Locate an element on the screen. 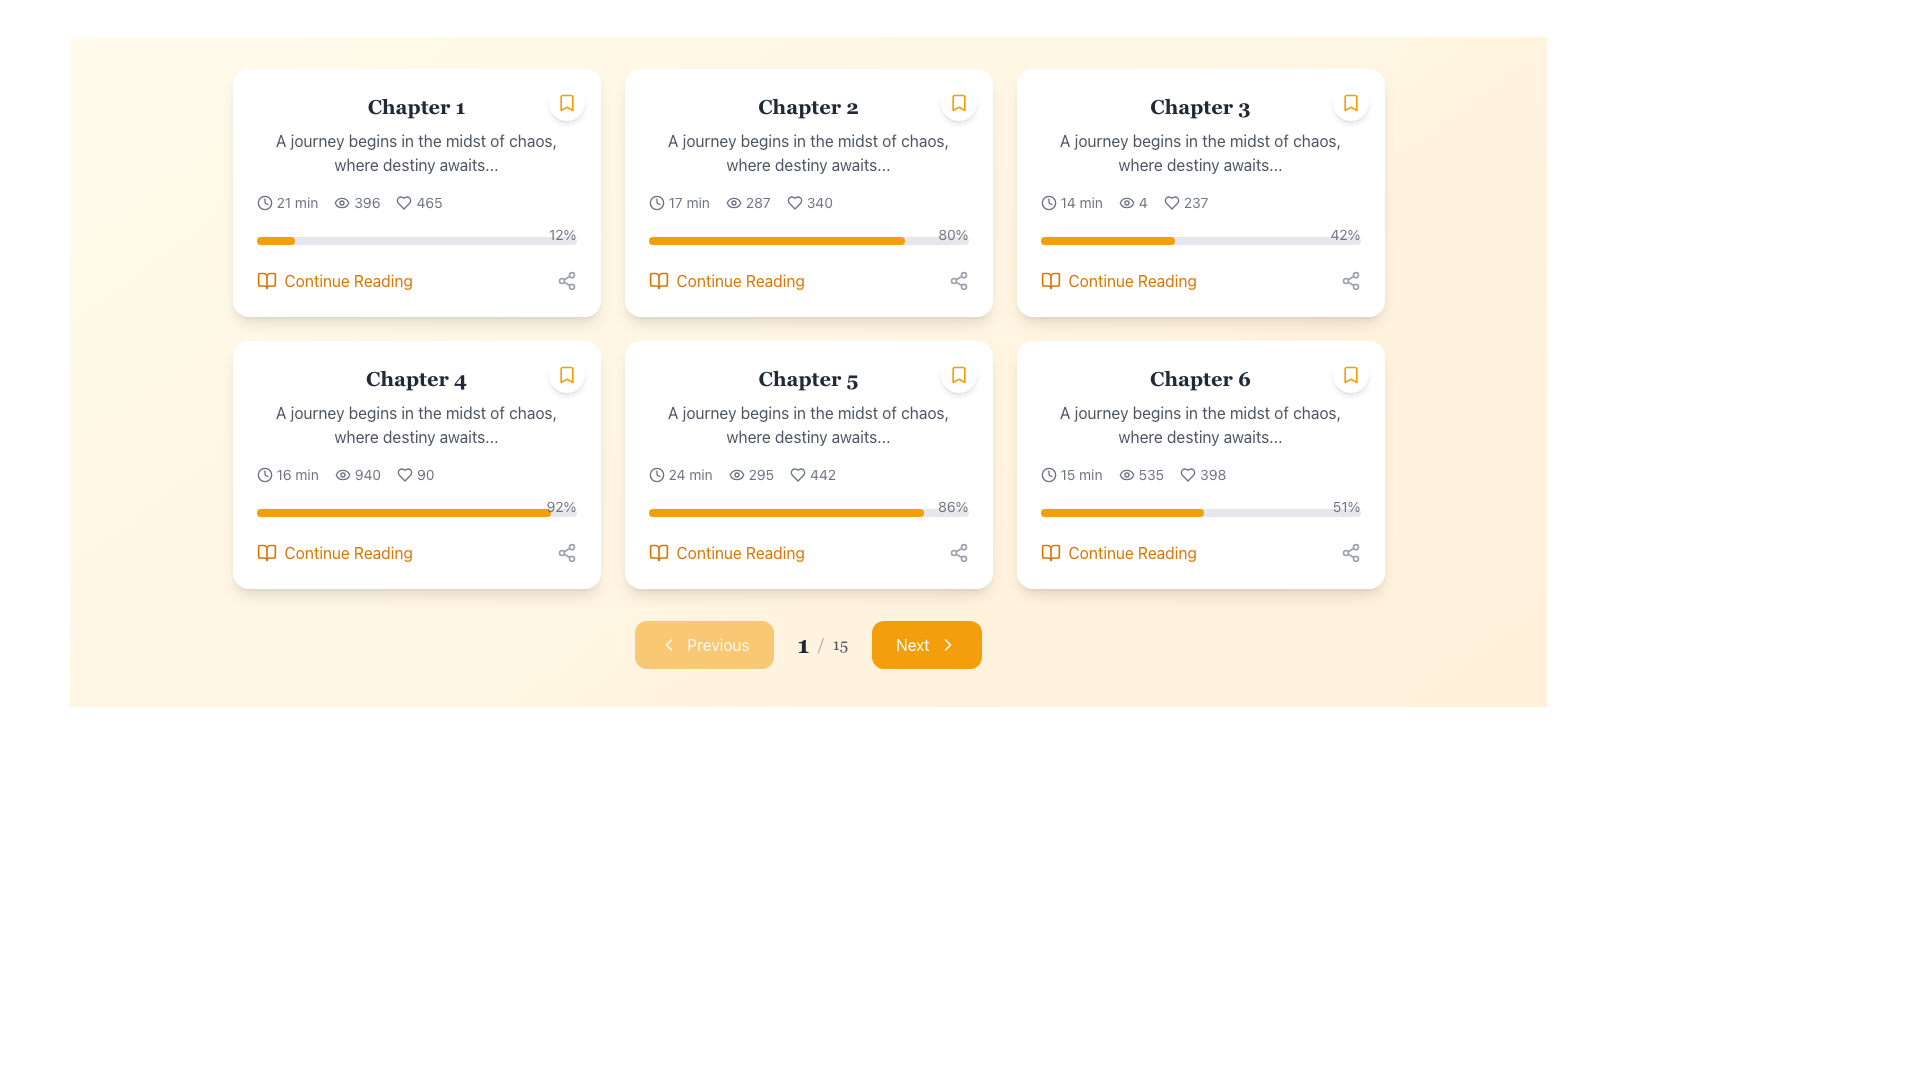  the bookmark icon located in the top-right corner of the card labeled 'Chapter 4' is located at coordinates (565, 374).